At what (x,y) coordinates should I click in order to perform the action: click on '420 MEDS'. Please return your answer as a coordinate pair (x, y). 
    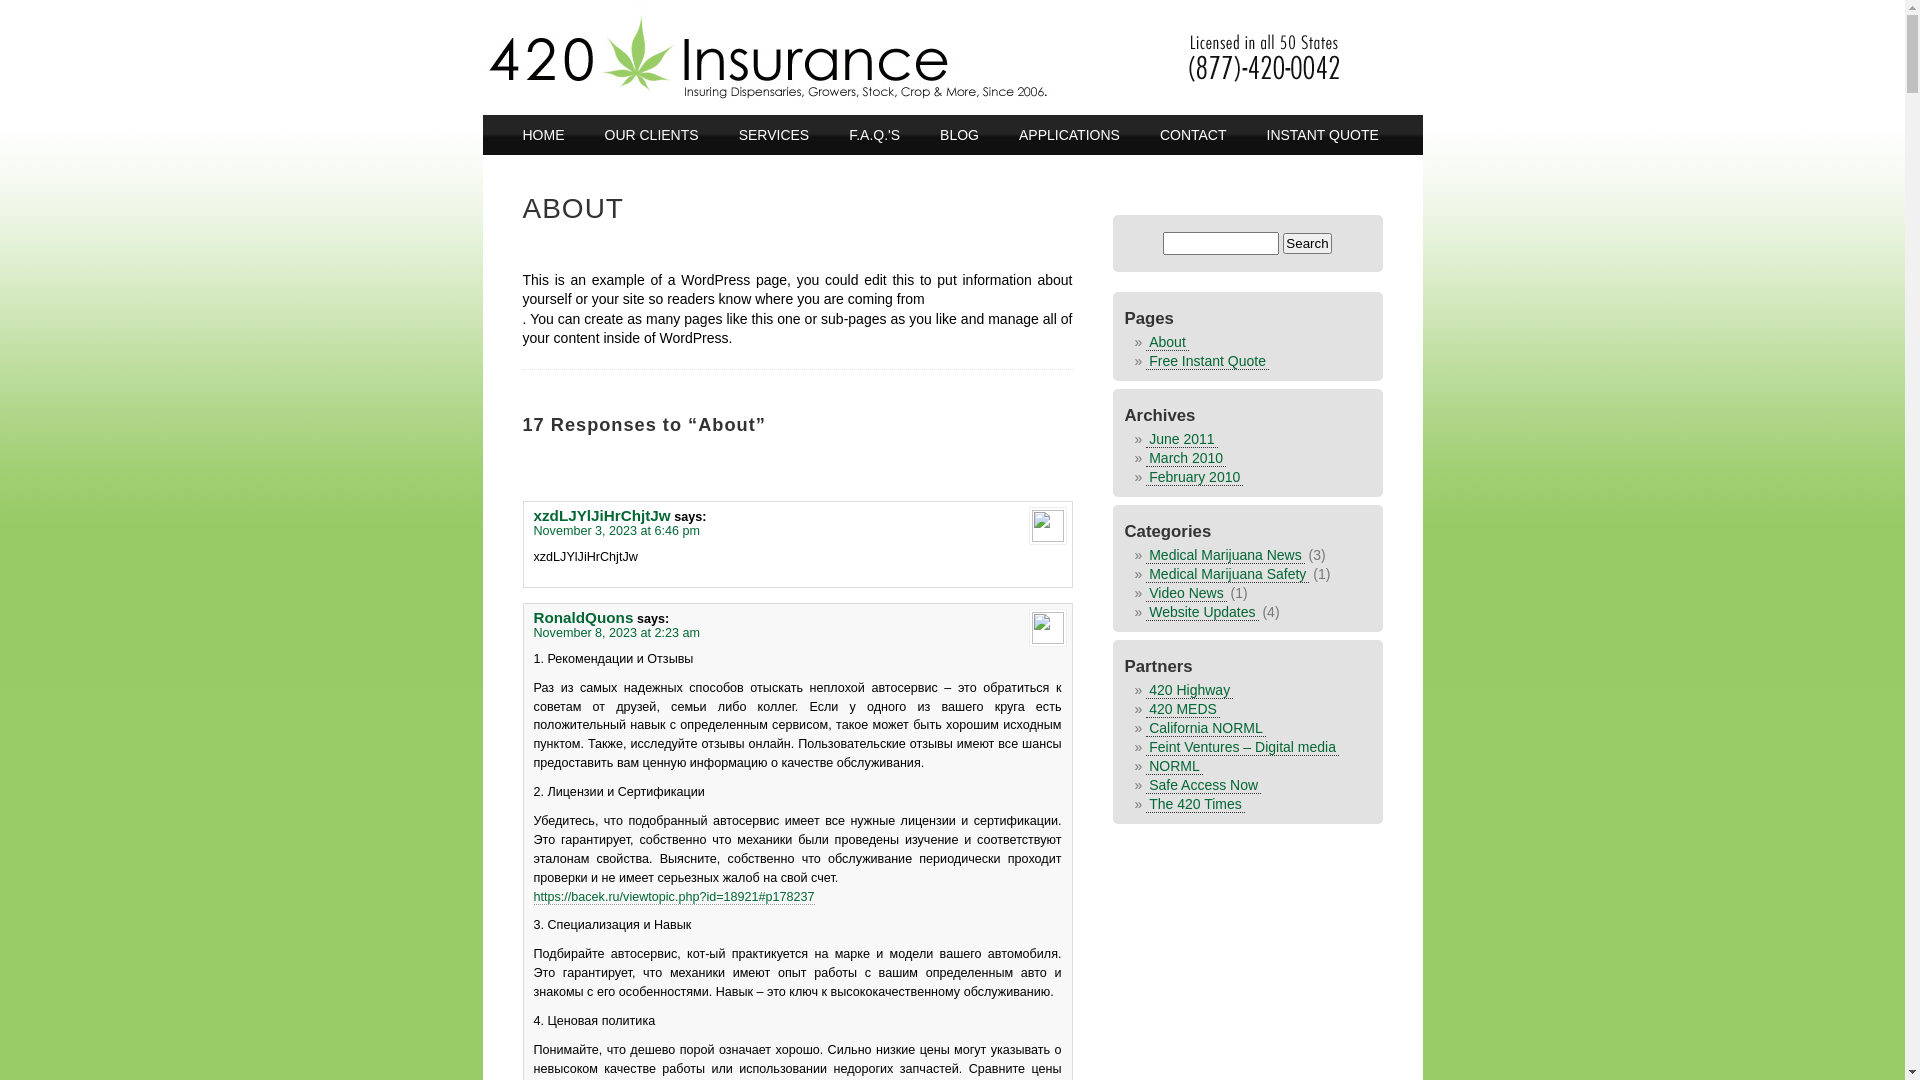
    Looking at the image, I should click on (1182, 707).